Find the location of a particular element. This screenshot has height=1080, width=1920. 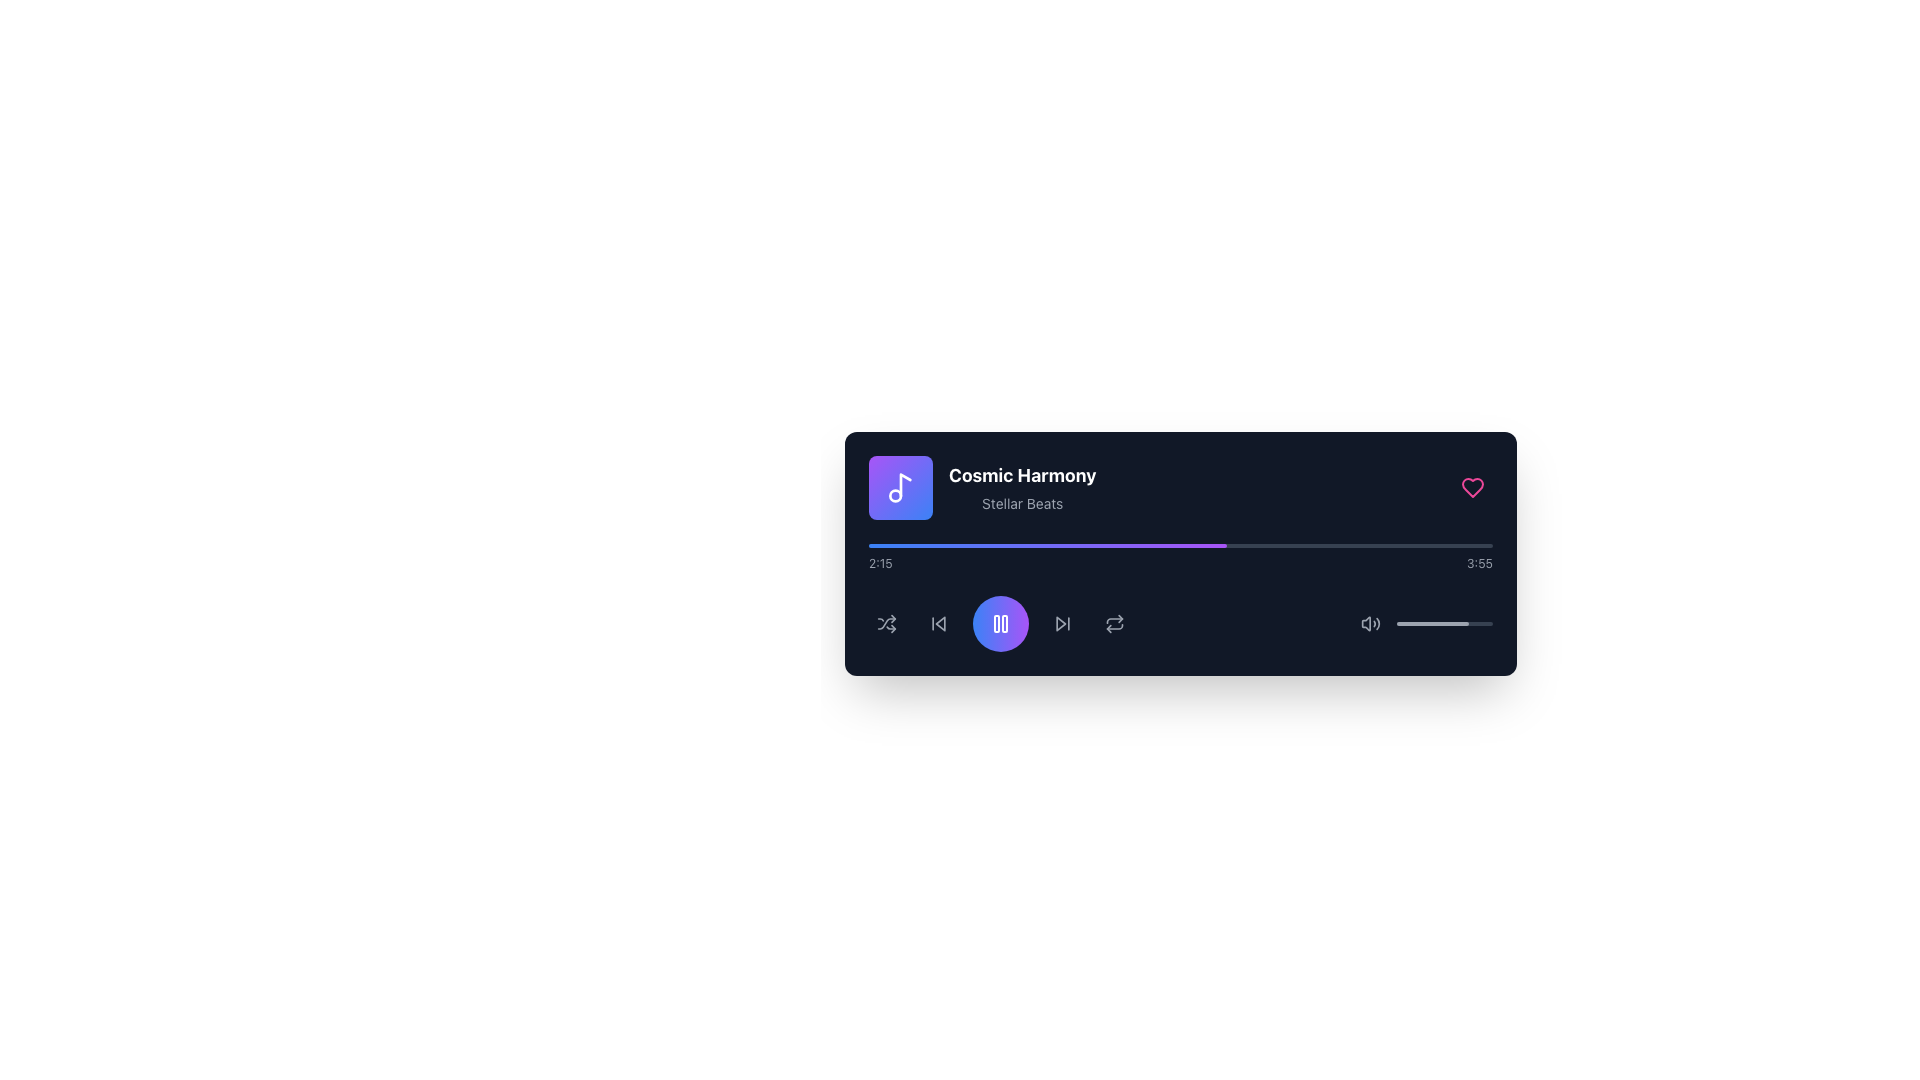

the volume slider is located at coordinates (1480, 623).